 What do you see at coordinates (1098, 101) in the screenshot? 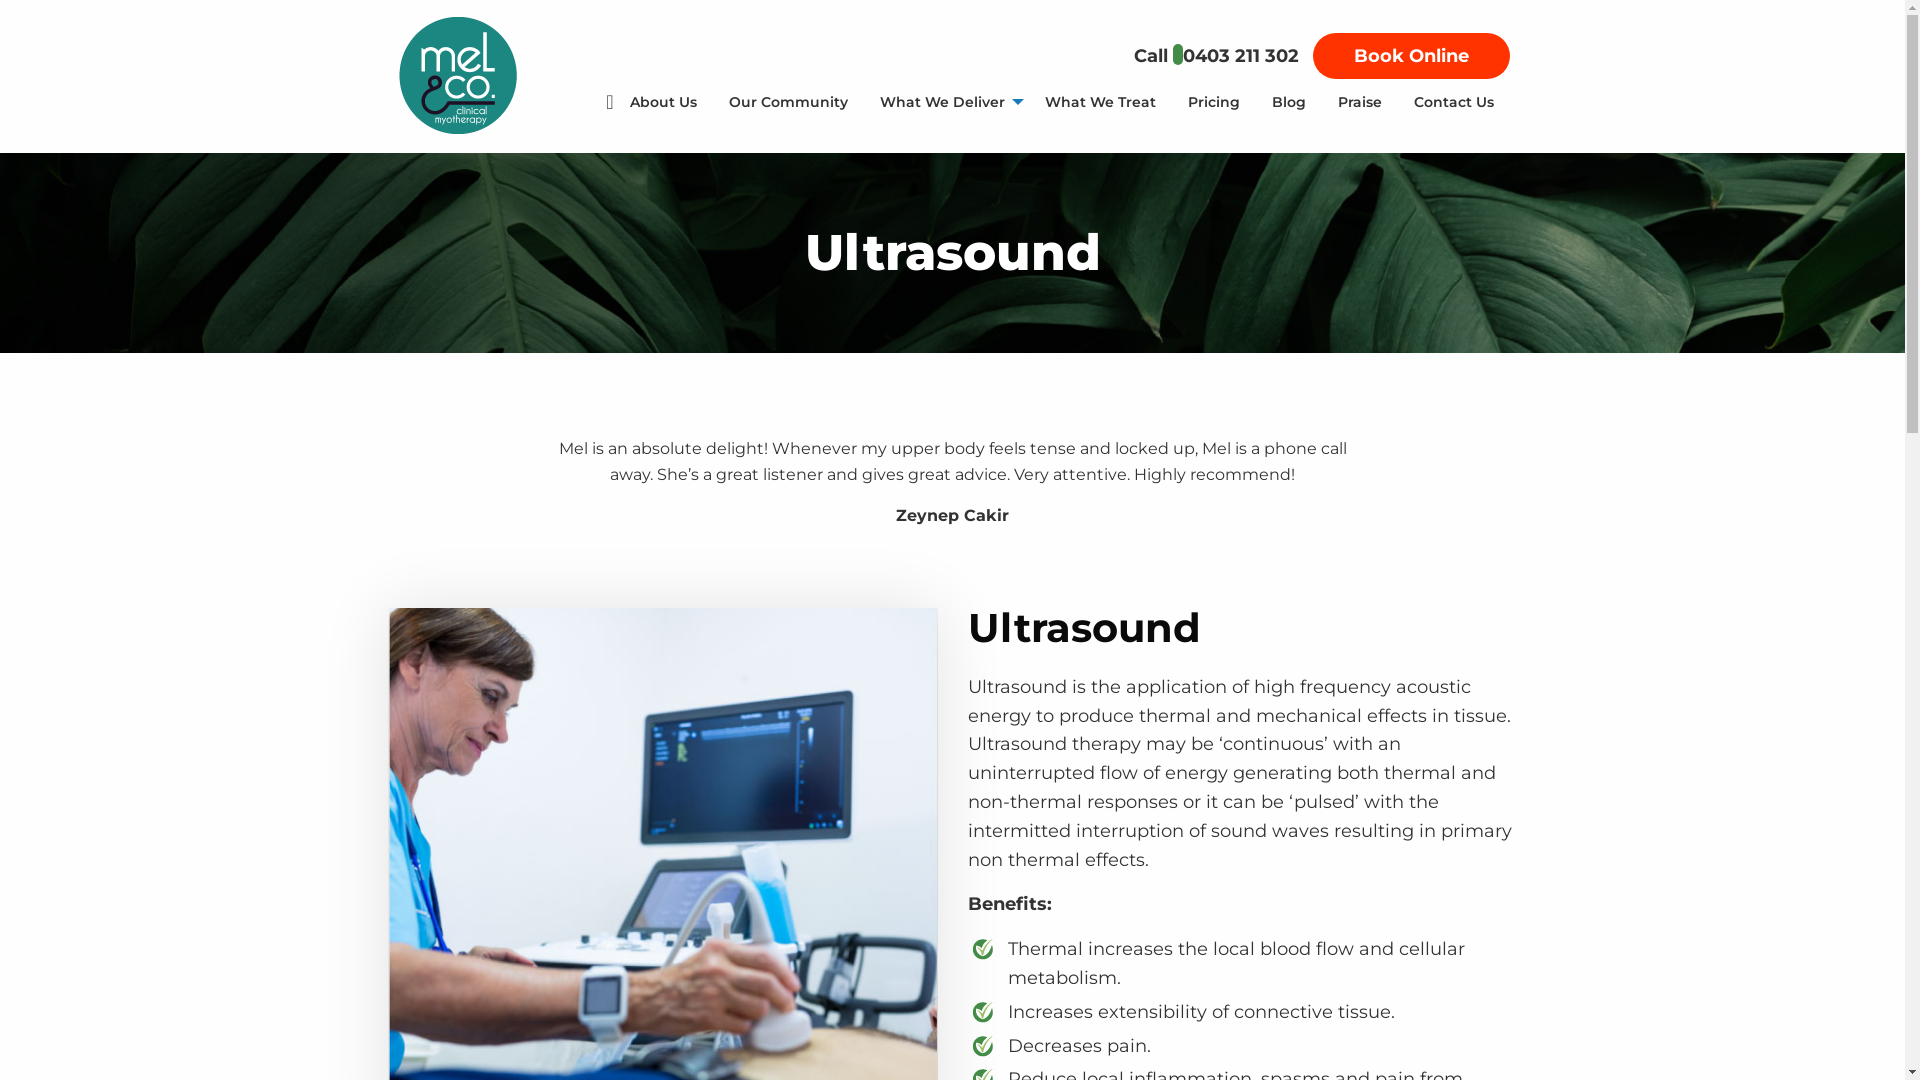
I see `'What We Treat'` at bounding box center [1098, 101].